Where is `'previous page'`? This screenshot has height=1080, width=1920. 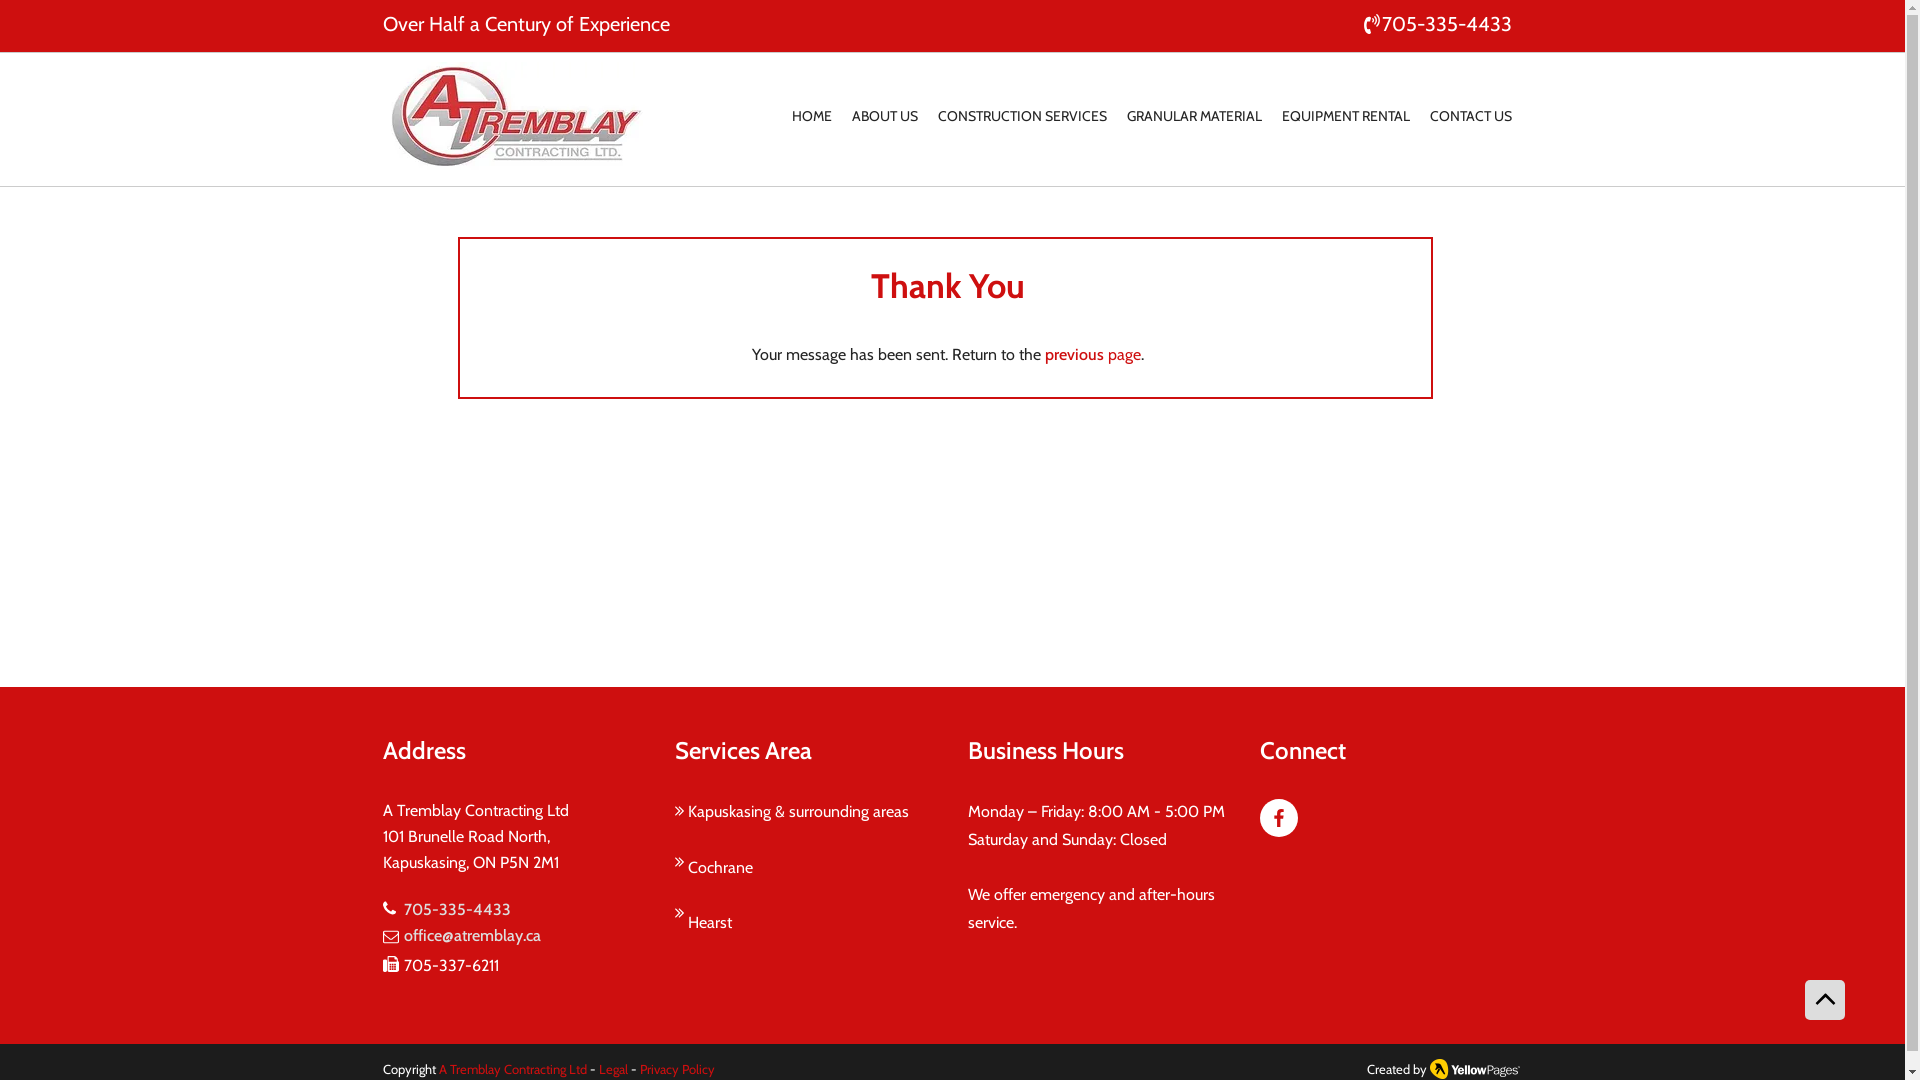 'previous page' is located at coordinates (1090, 353).